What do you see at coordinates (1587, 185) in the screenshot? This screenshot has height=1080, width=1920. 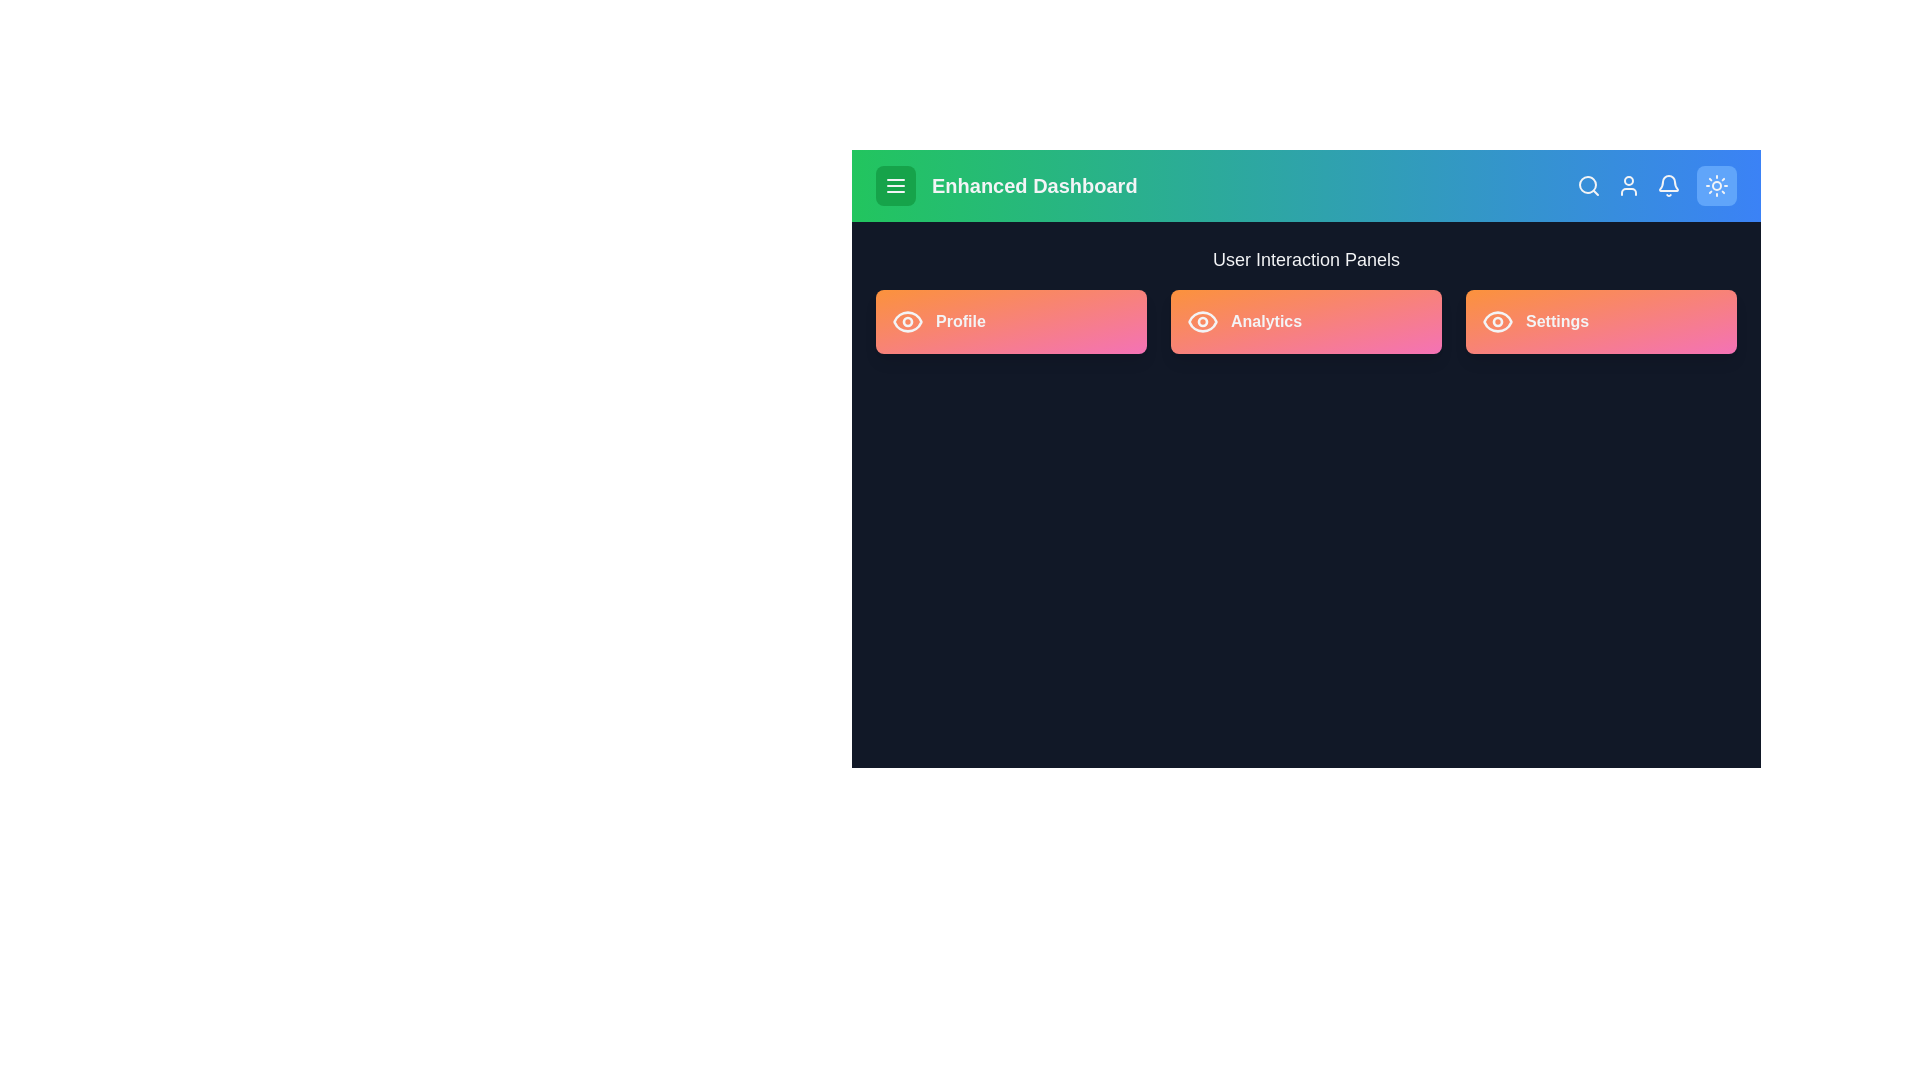 I see `the search icon in the app bar` at bounding box center [1587, 185].